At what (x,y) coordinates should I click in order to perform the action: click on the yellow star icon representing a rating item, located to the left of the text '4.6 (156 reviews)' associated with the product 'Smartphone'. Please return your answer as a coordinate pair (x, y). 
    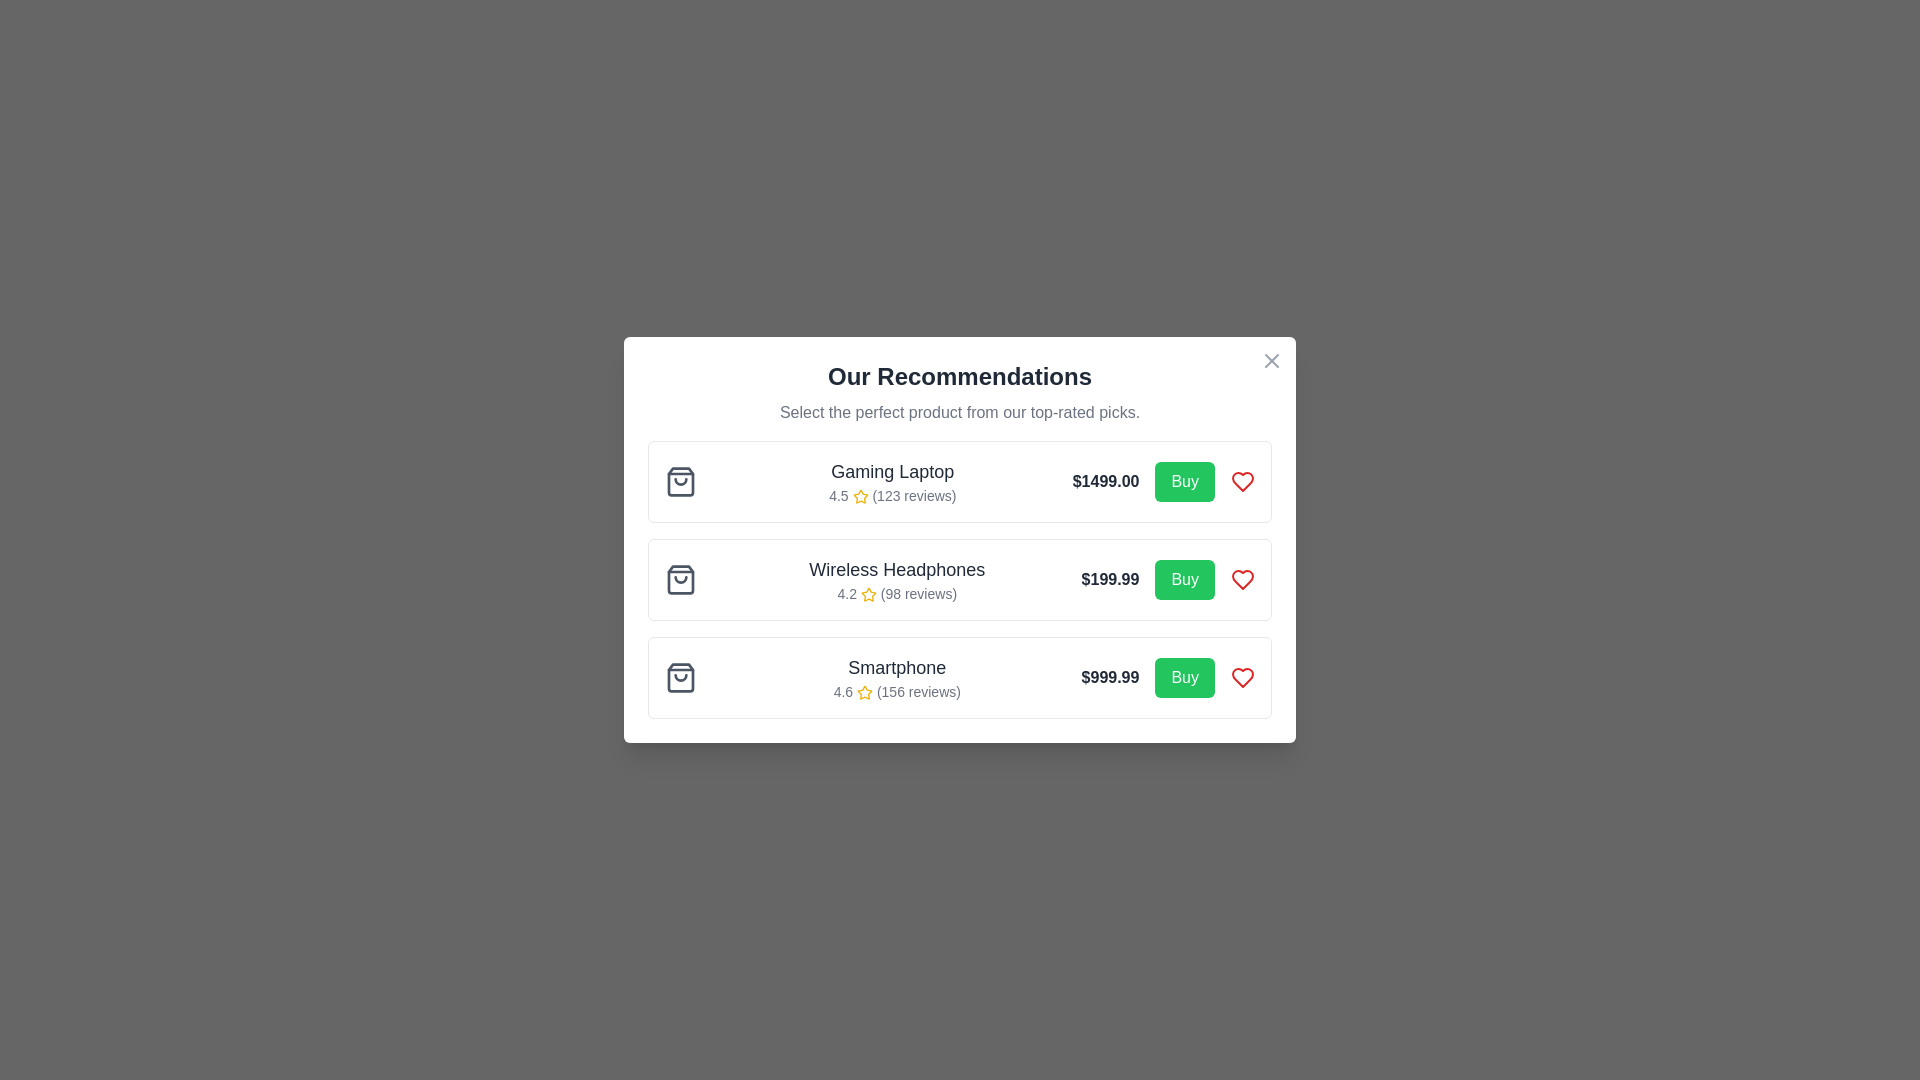
    Looking at the image, I should click on (864, 692).